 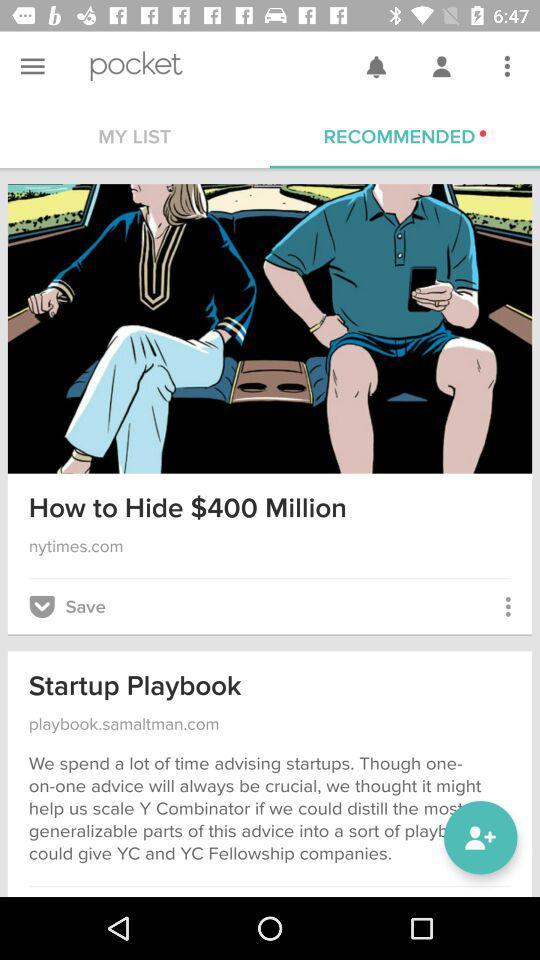 What do you see at coordinates (507, 66) in the screenshot?
I see `the option button which is righht hand side` at bounding box center [507, 66].